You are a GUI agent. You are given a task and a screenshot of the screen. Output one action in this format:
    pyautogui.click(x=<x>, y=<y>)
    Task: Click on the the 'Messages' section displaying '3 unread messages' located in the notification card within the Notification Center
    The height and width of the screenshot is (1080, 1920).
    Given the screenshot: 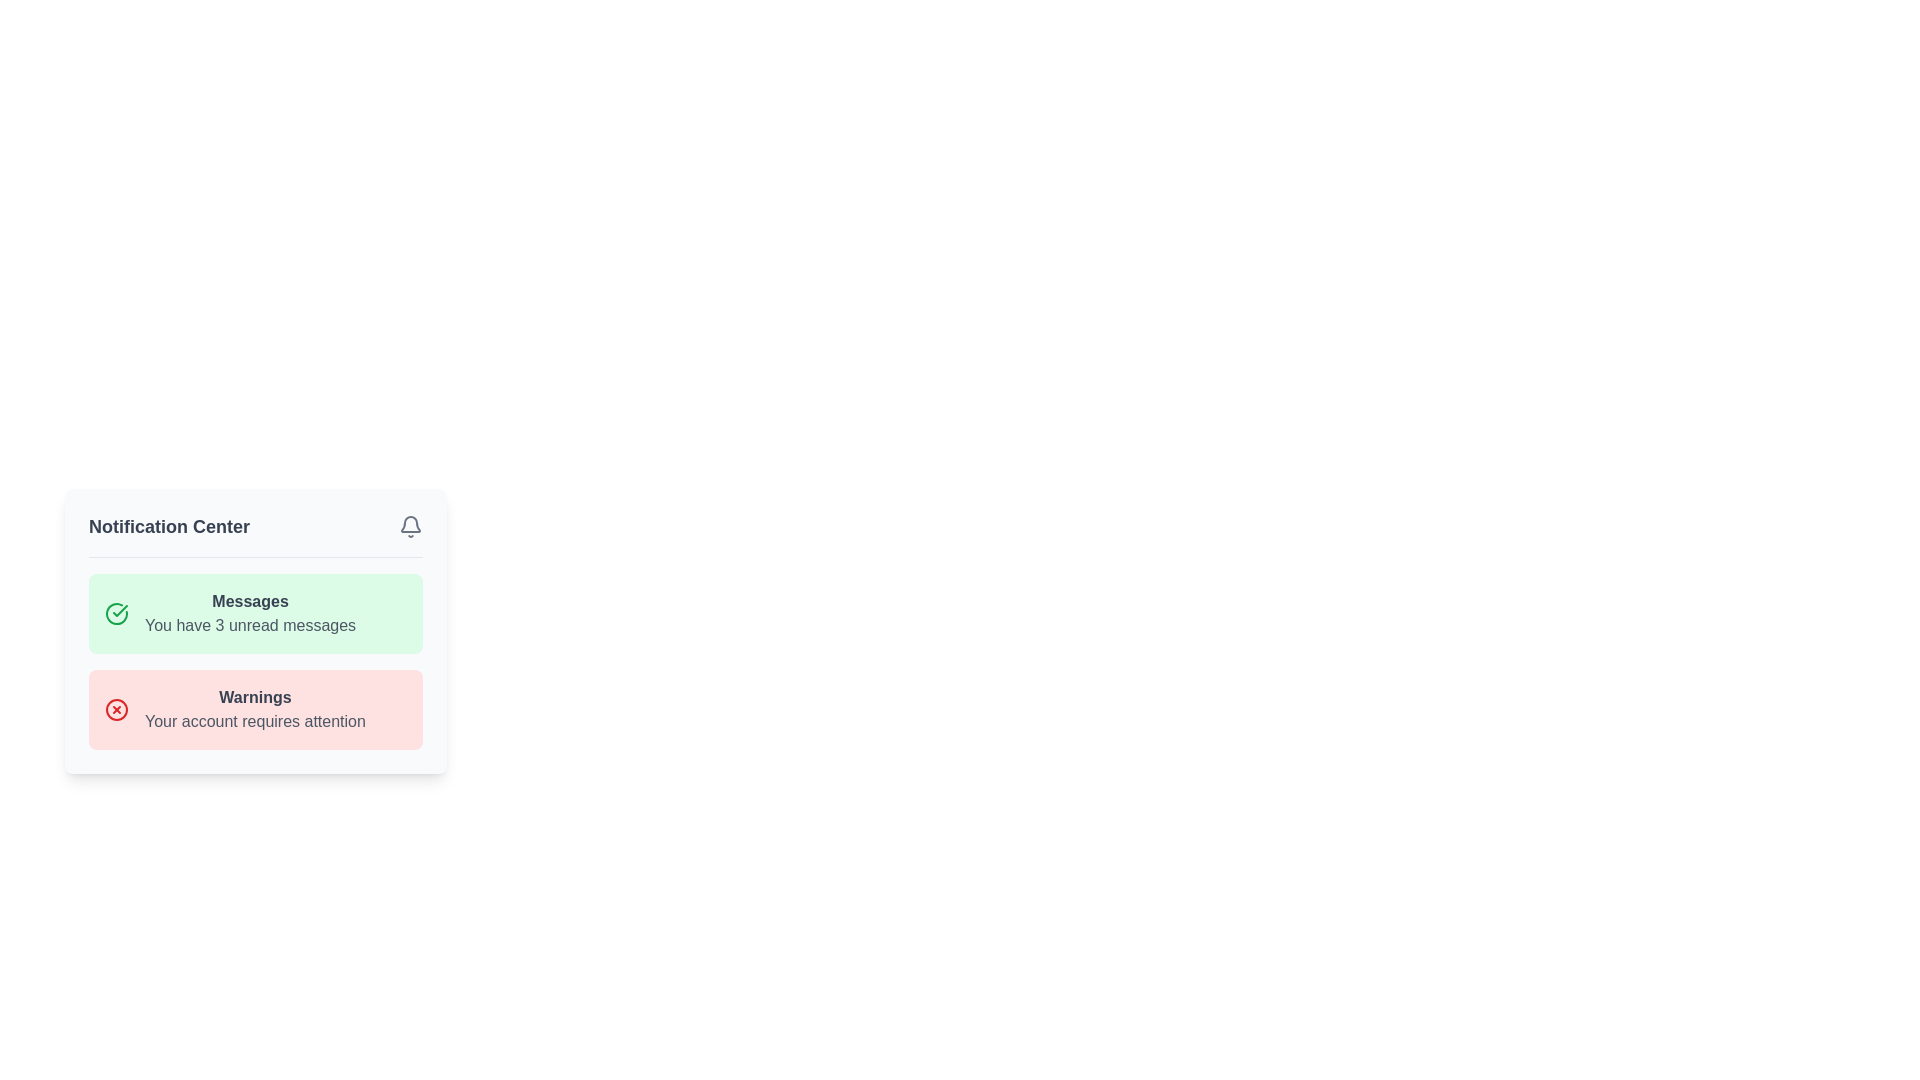 What is the action you would take?
    pyautogui.click(x=249, y=612)
    